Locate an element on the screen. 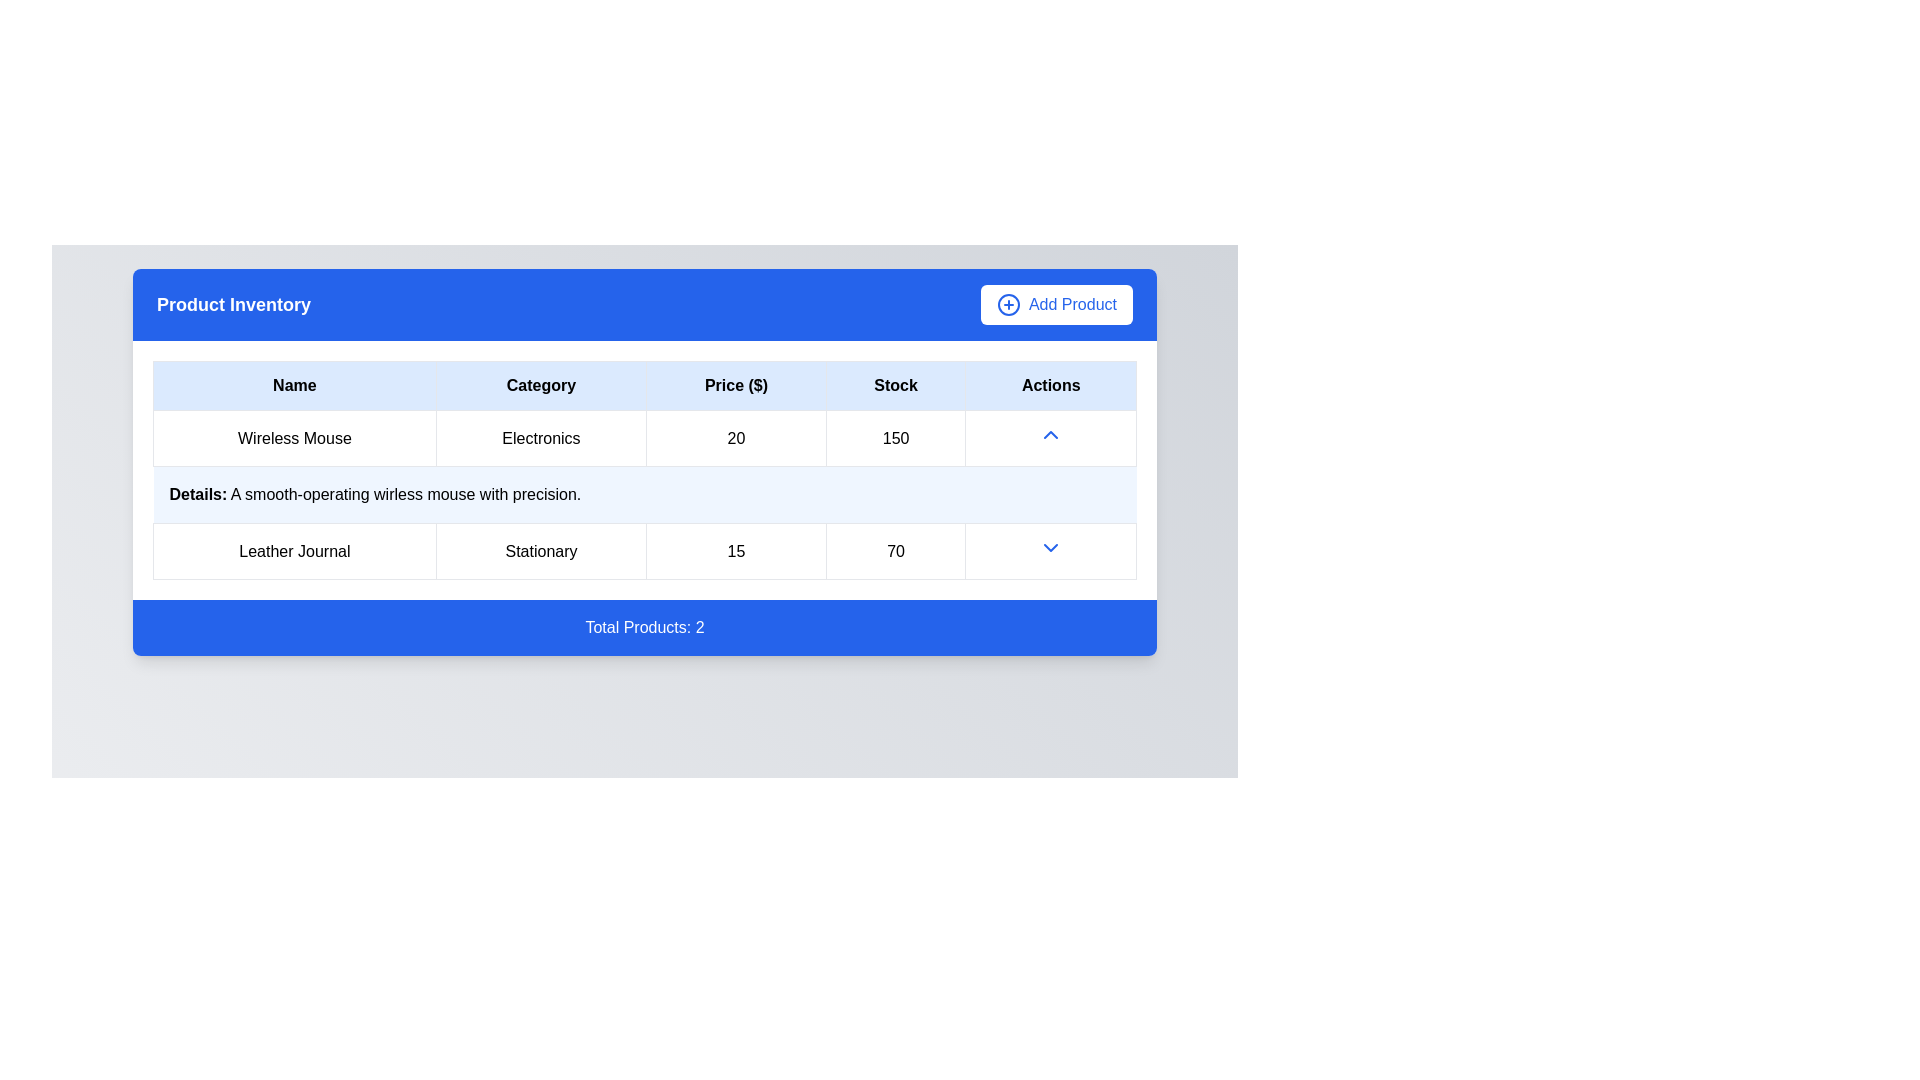  the upward action icon in the 'Actions' column of the table for the 'Wireless Mouse' product is located at coordinates (1050, 437).